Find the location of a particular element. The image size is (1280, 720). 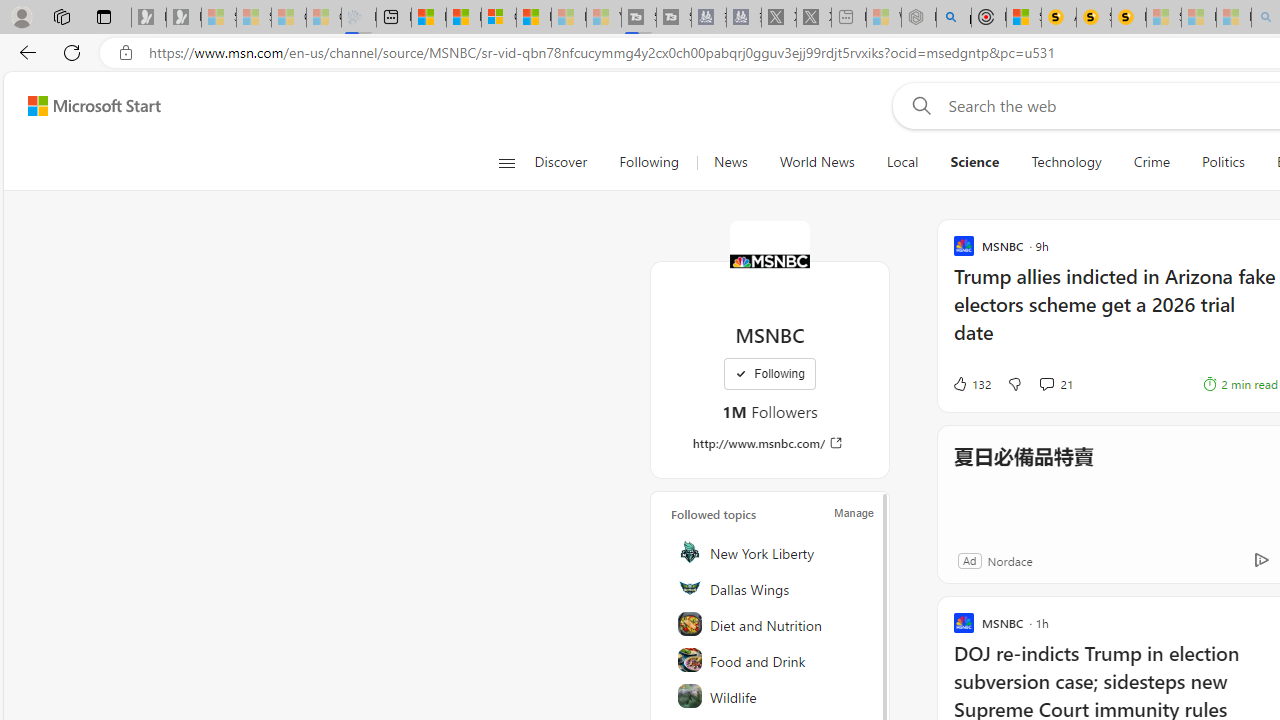

'Overview' is located at coordinates (499, 17).